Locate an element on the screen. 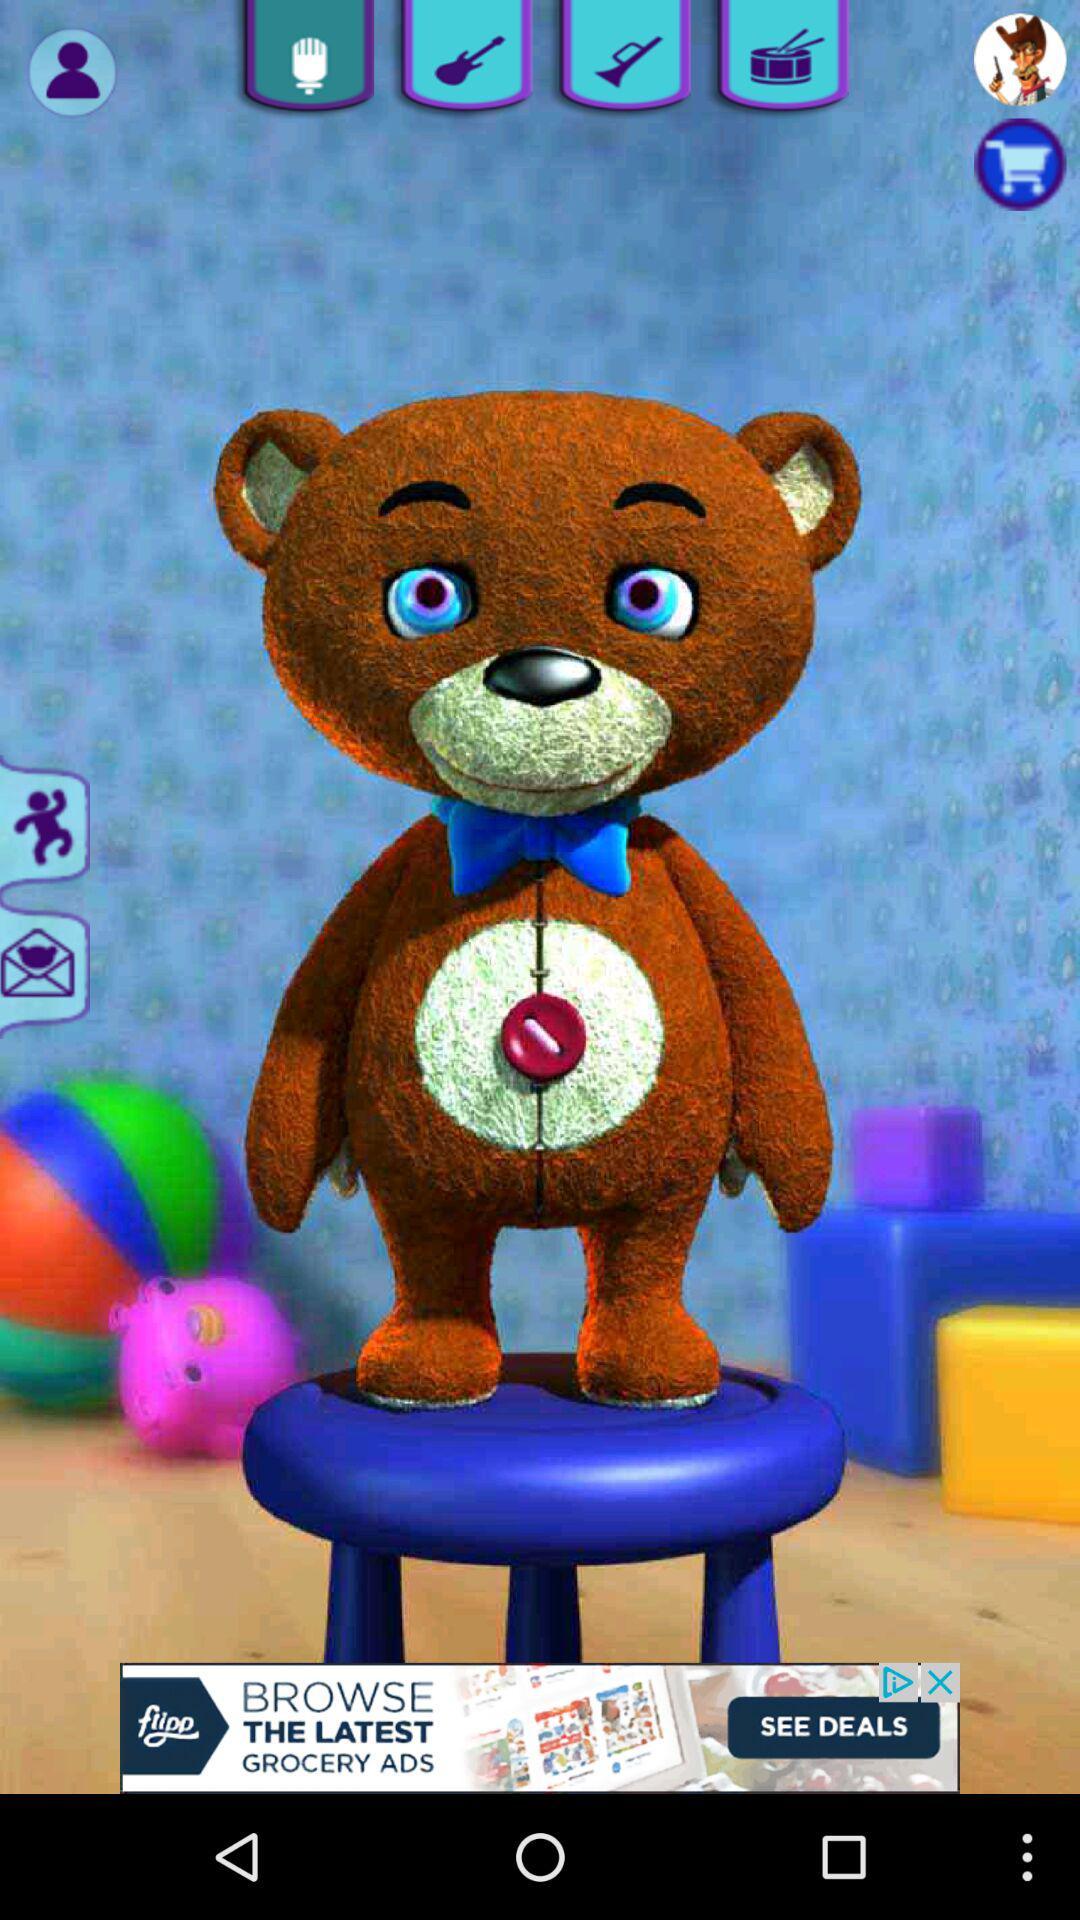 The width and height of the screenshot is (1080, 1920). the avatar icon is located at coordinates (1020, 63).